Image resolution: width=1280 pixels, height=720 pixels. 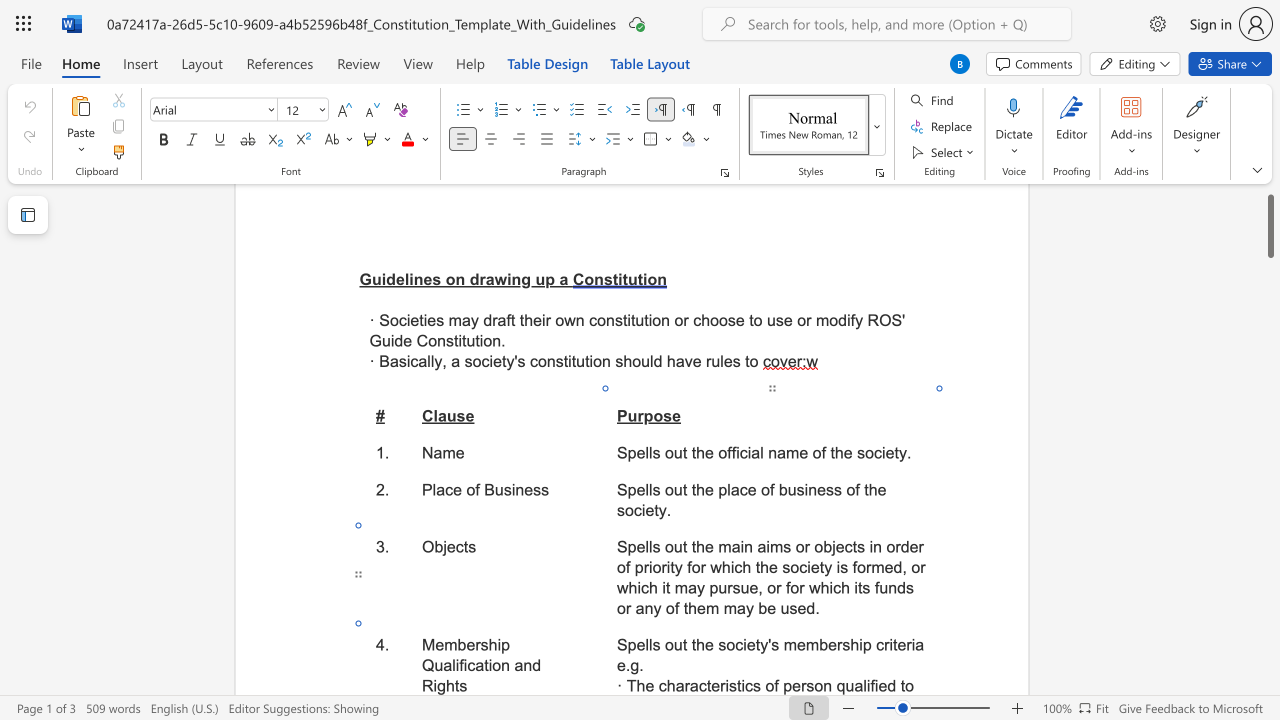 I want to click on the 1th character "Q" in the text, so click(x=427, y=665).